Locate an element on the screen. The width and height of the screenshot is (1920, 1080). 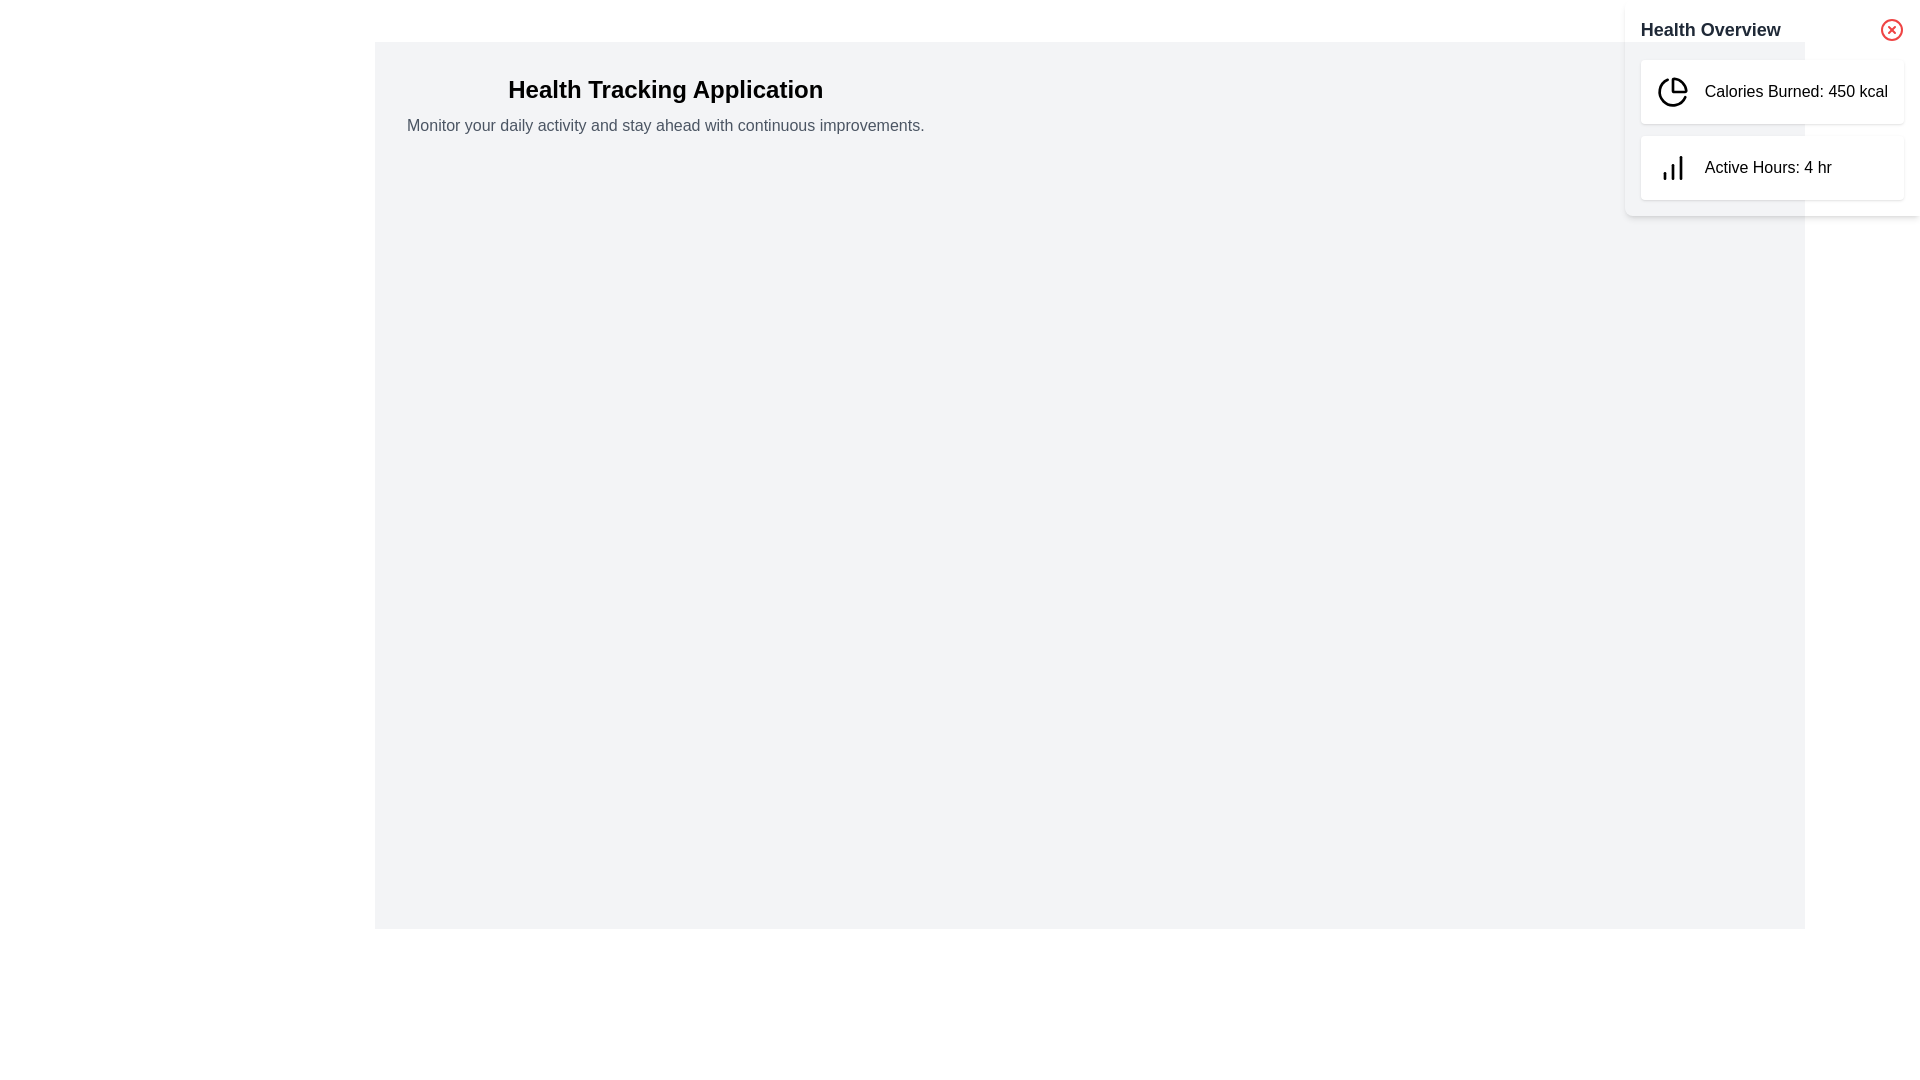
the button located in the top-right corner of the interface is located at coordinates (1890, 30).